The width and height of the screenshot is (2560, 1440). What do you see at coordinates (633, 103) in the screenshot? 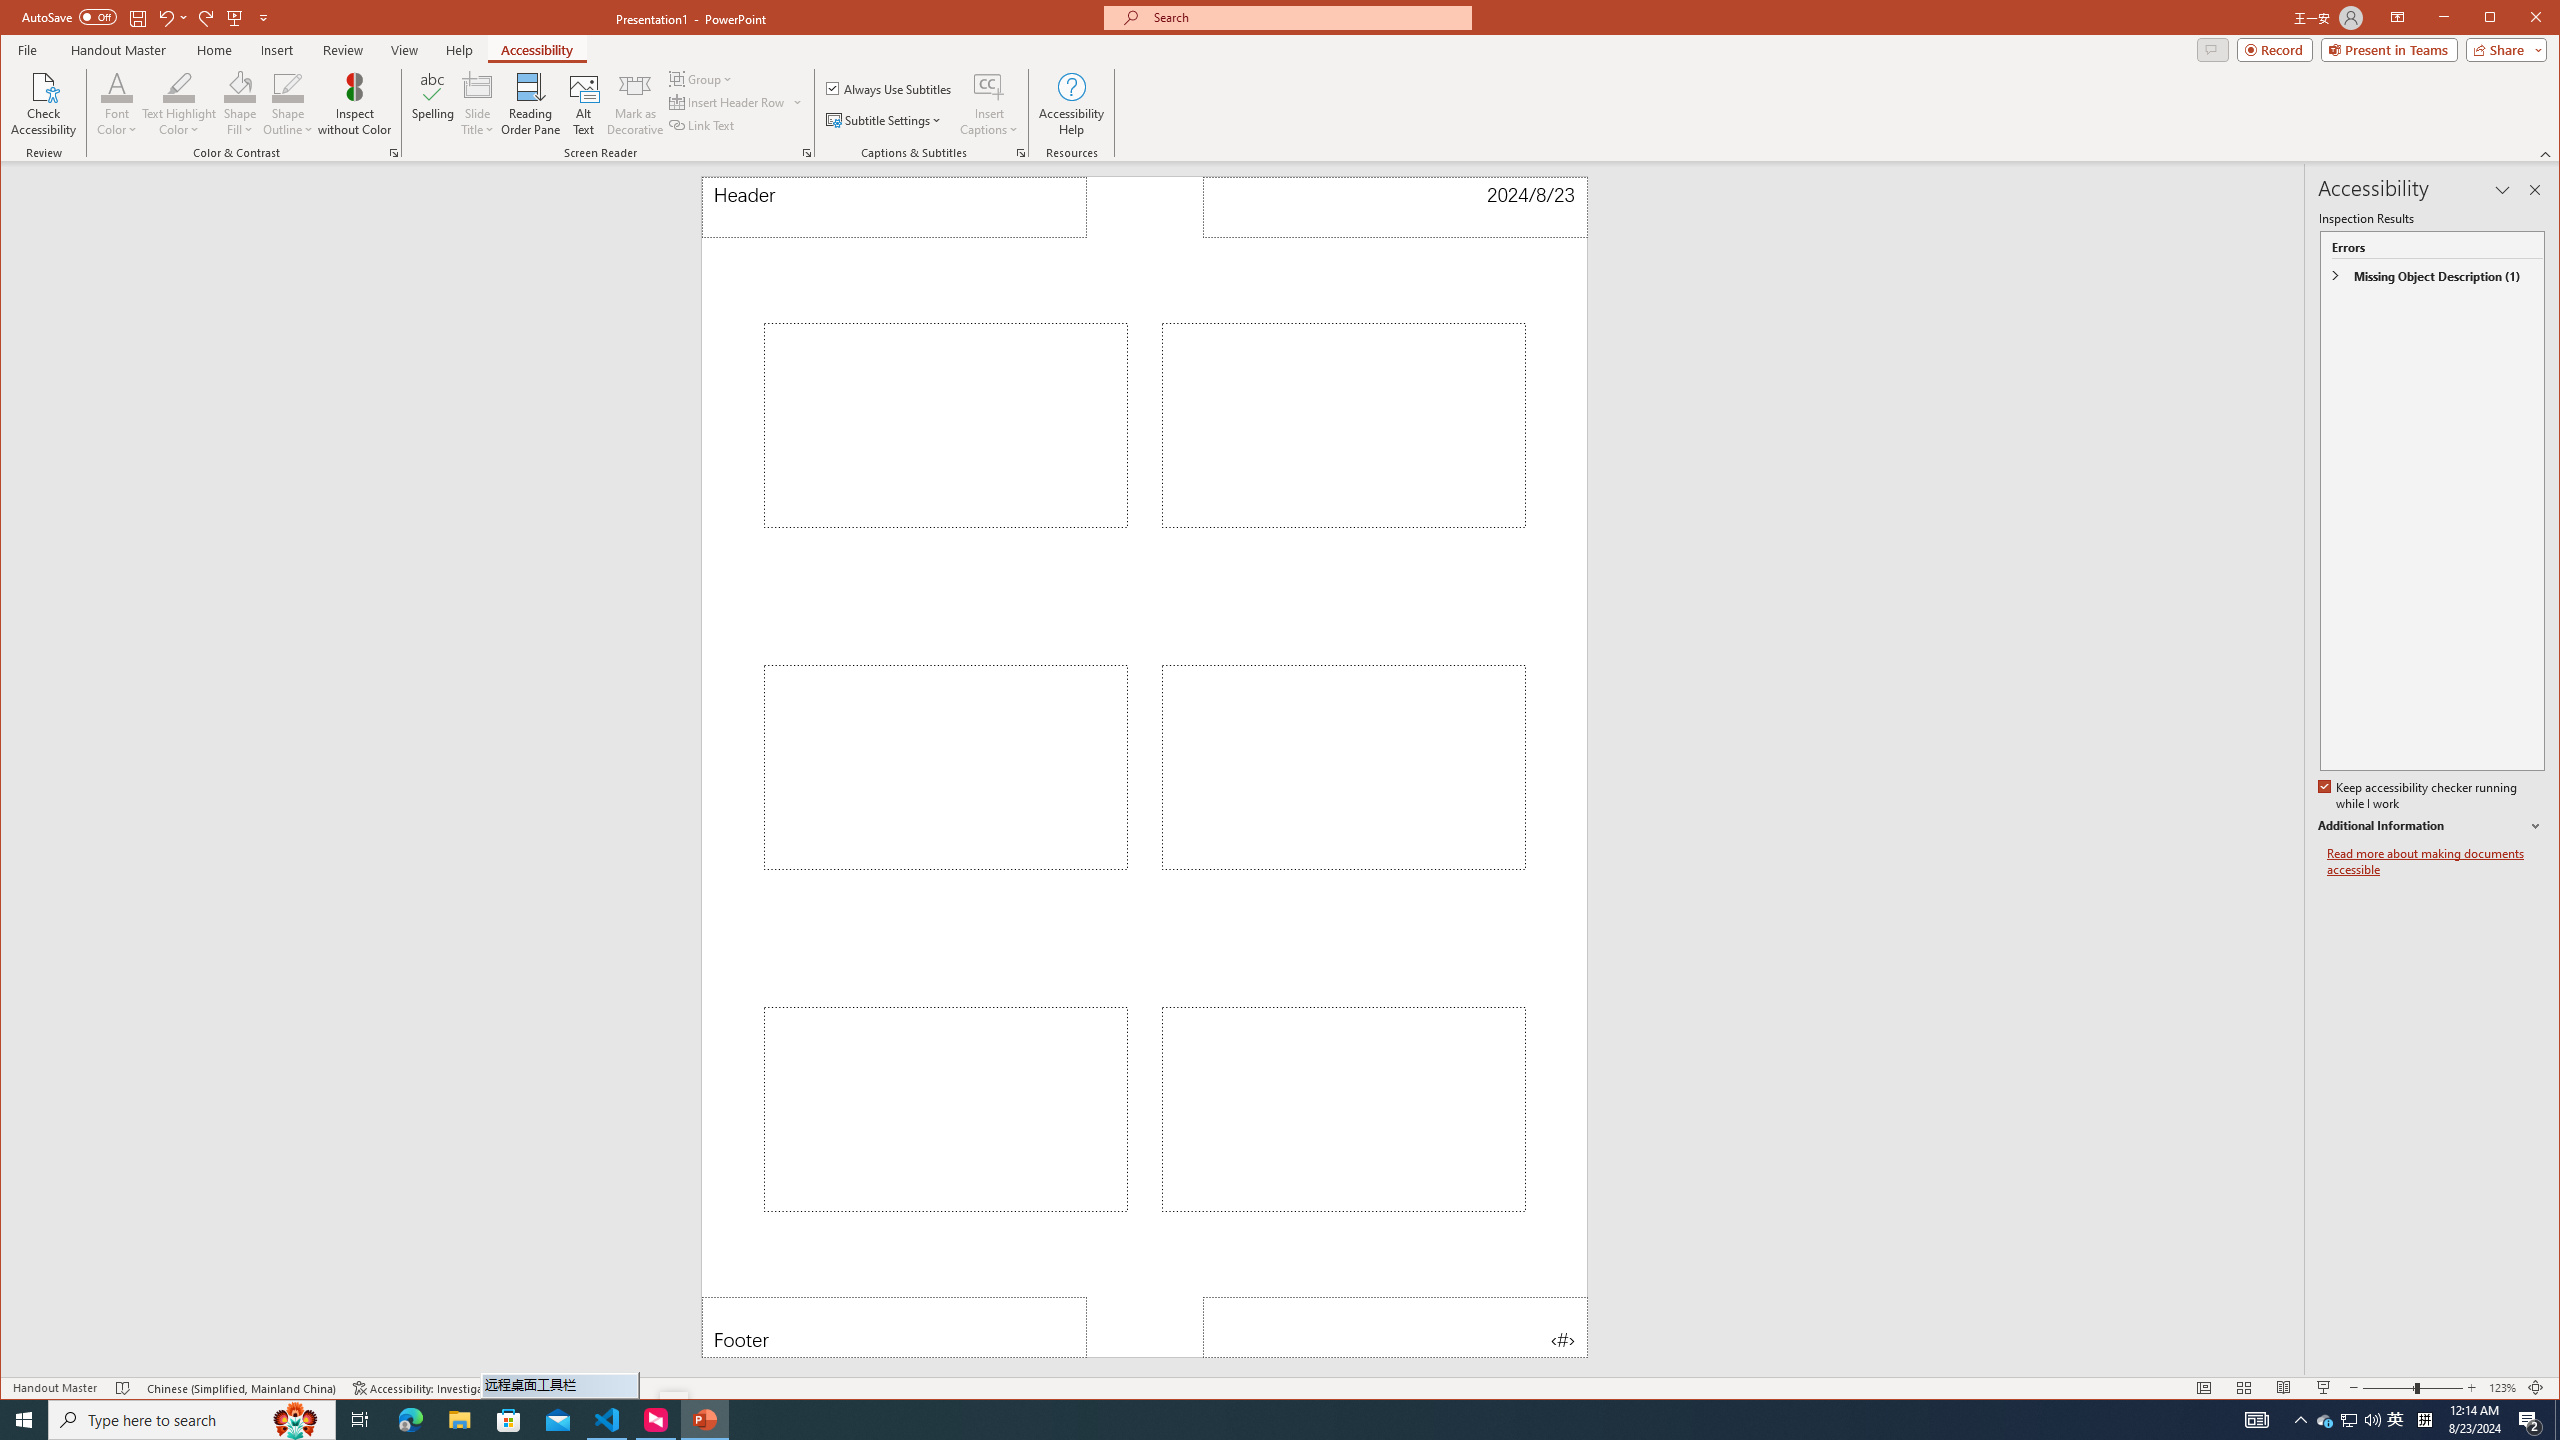
I see `'Mark as Decorative'` at bounding box center [633, 103].